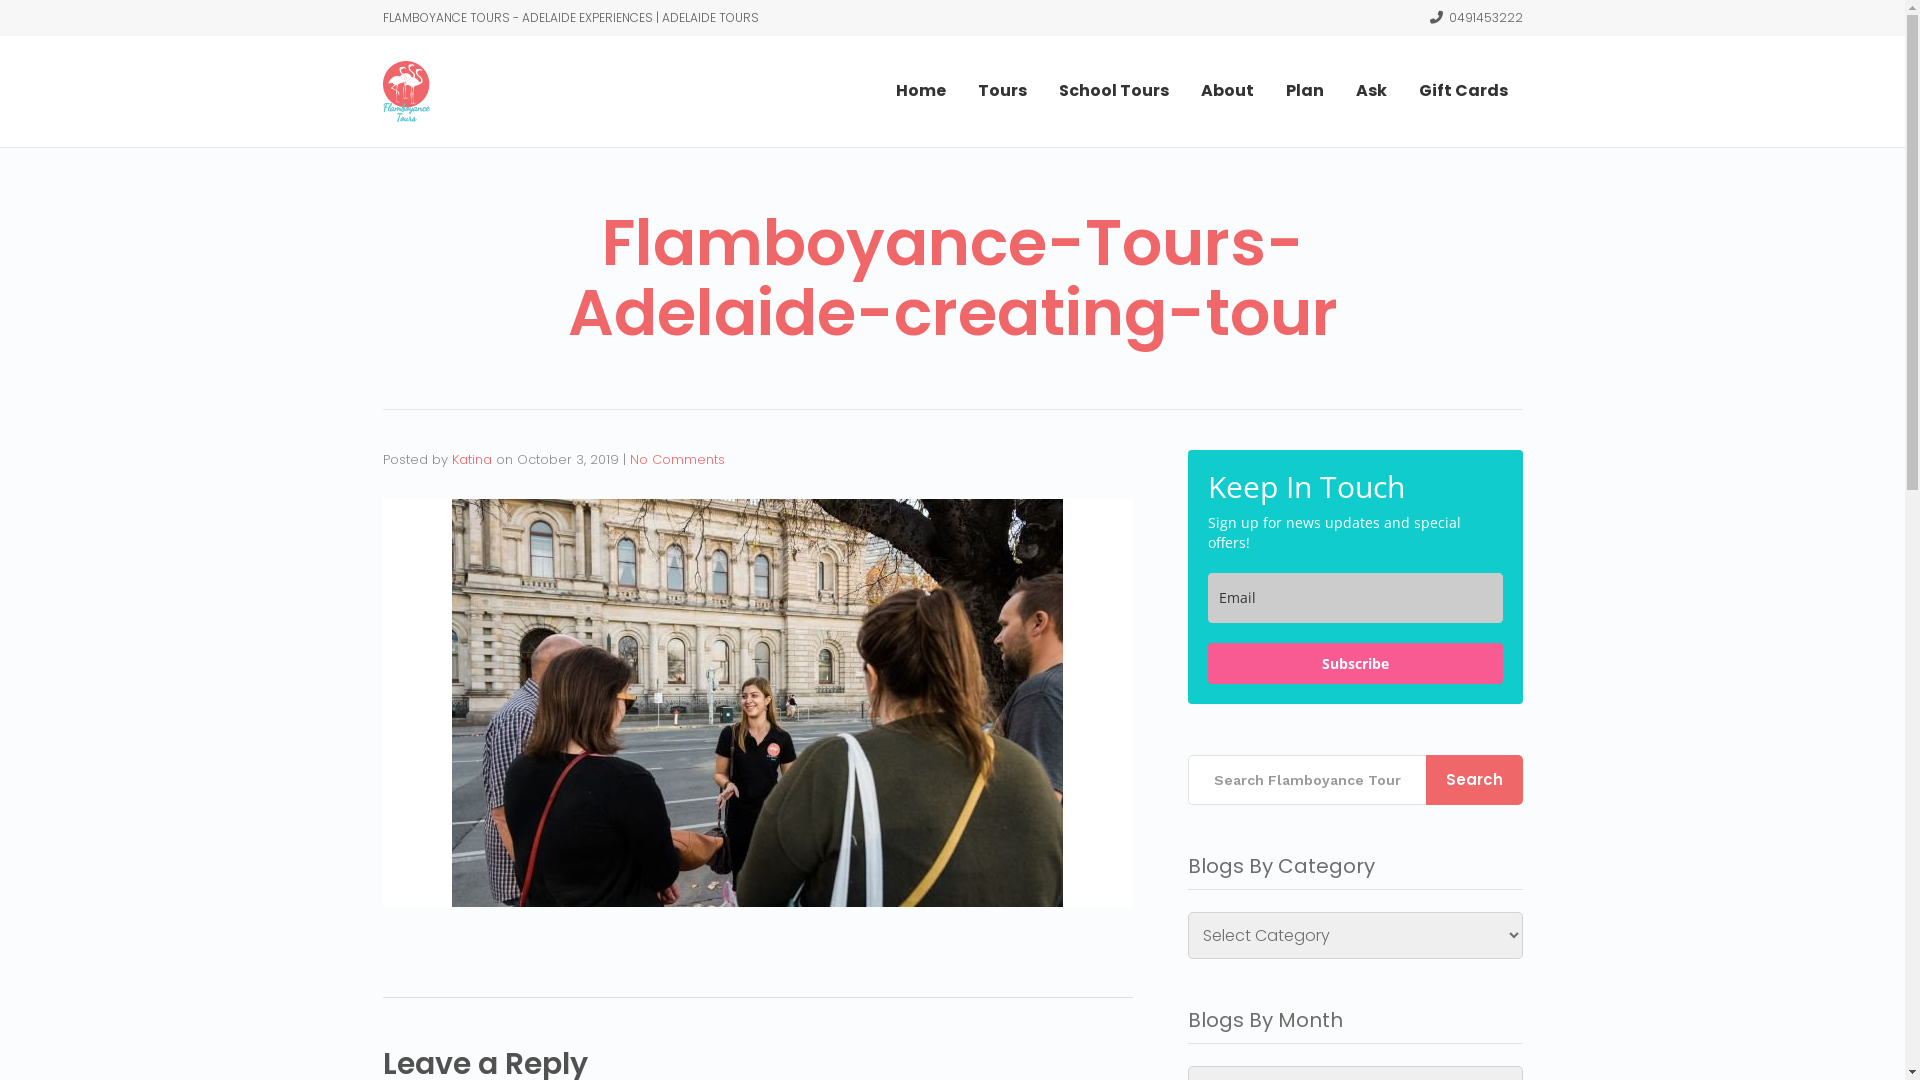 The image size is (1920, 1080). What do you see at coordinates (920, 91) in the screenshot?
I see `'Home'` at bounding box center [920, 91].